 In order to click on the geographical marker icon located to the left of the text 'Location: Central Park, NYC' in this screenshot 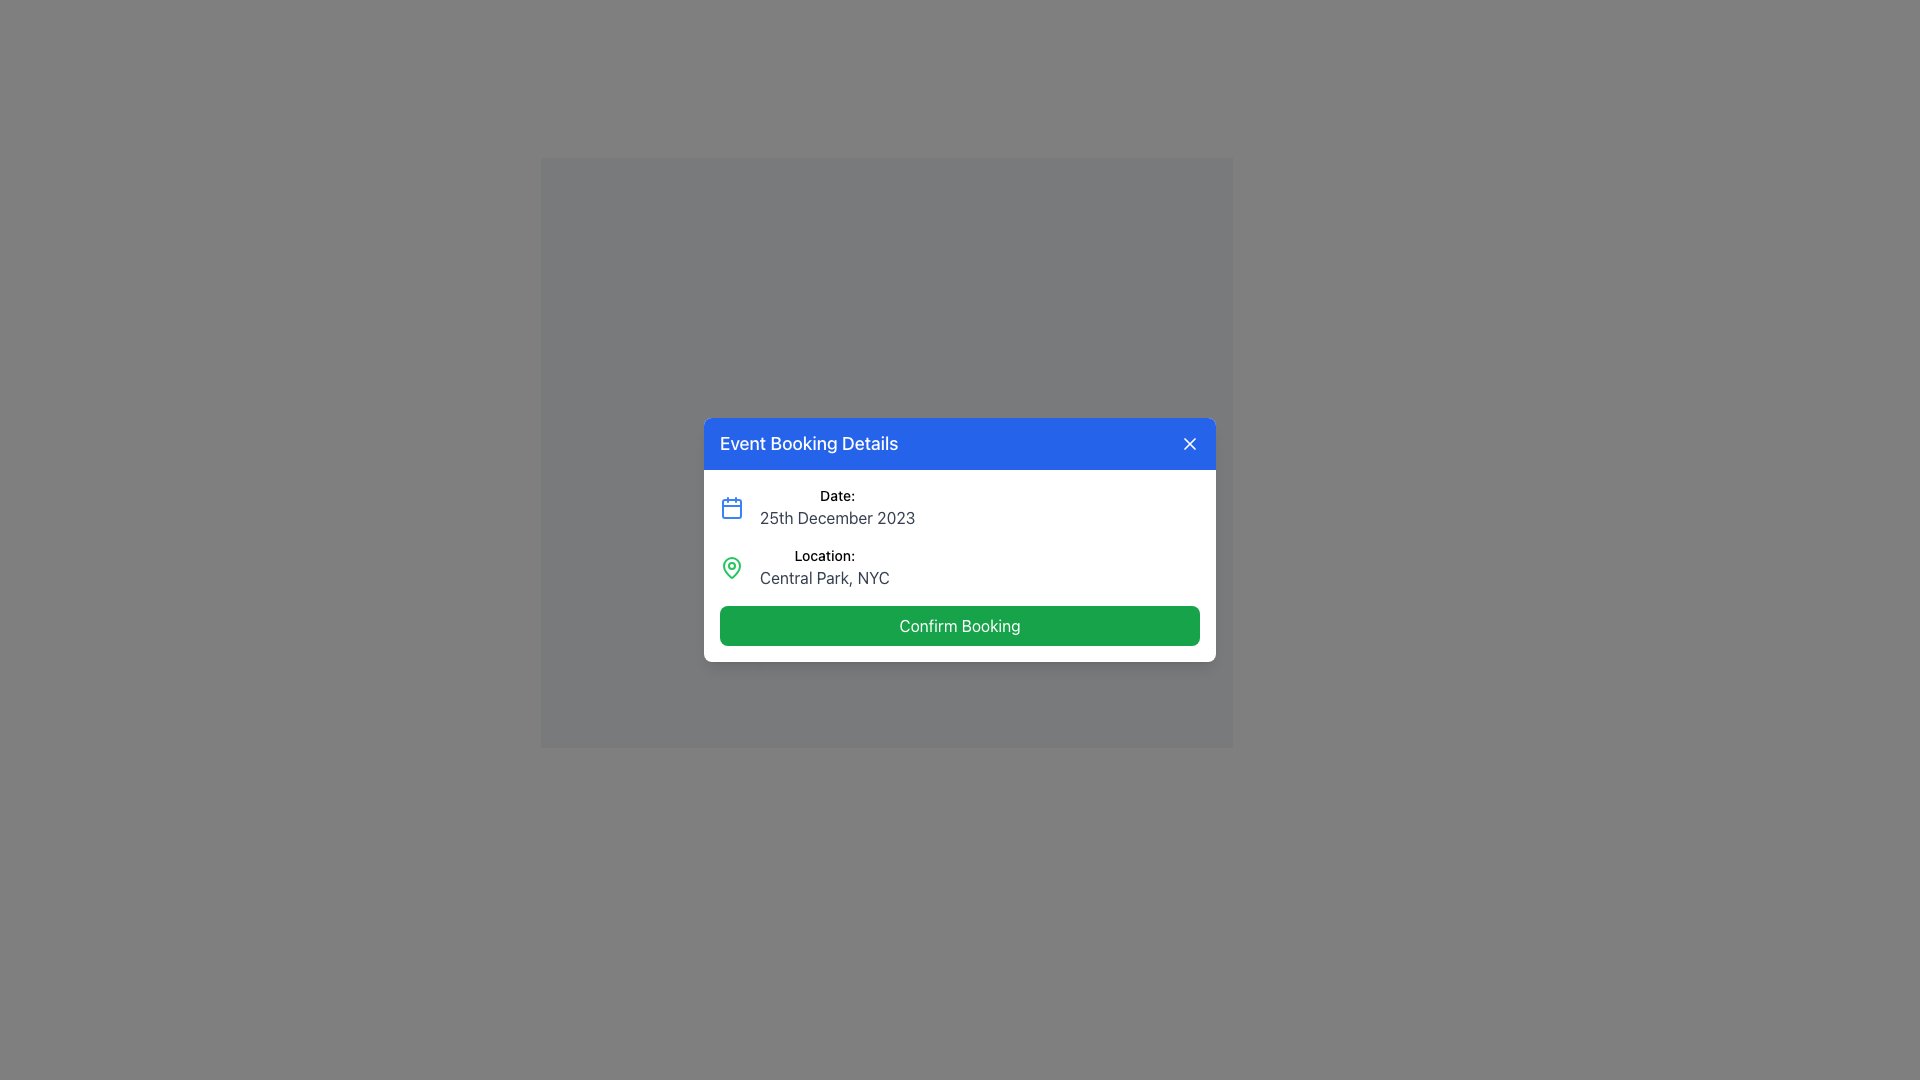, I will do `click(730, 567)`.